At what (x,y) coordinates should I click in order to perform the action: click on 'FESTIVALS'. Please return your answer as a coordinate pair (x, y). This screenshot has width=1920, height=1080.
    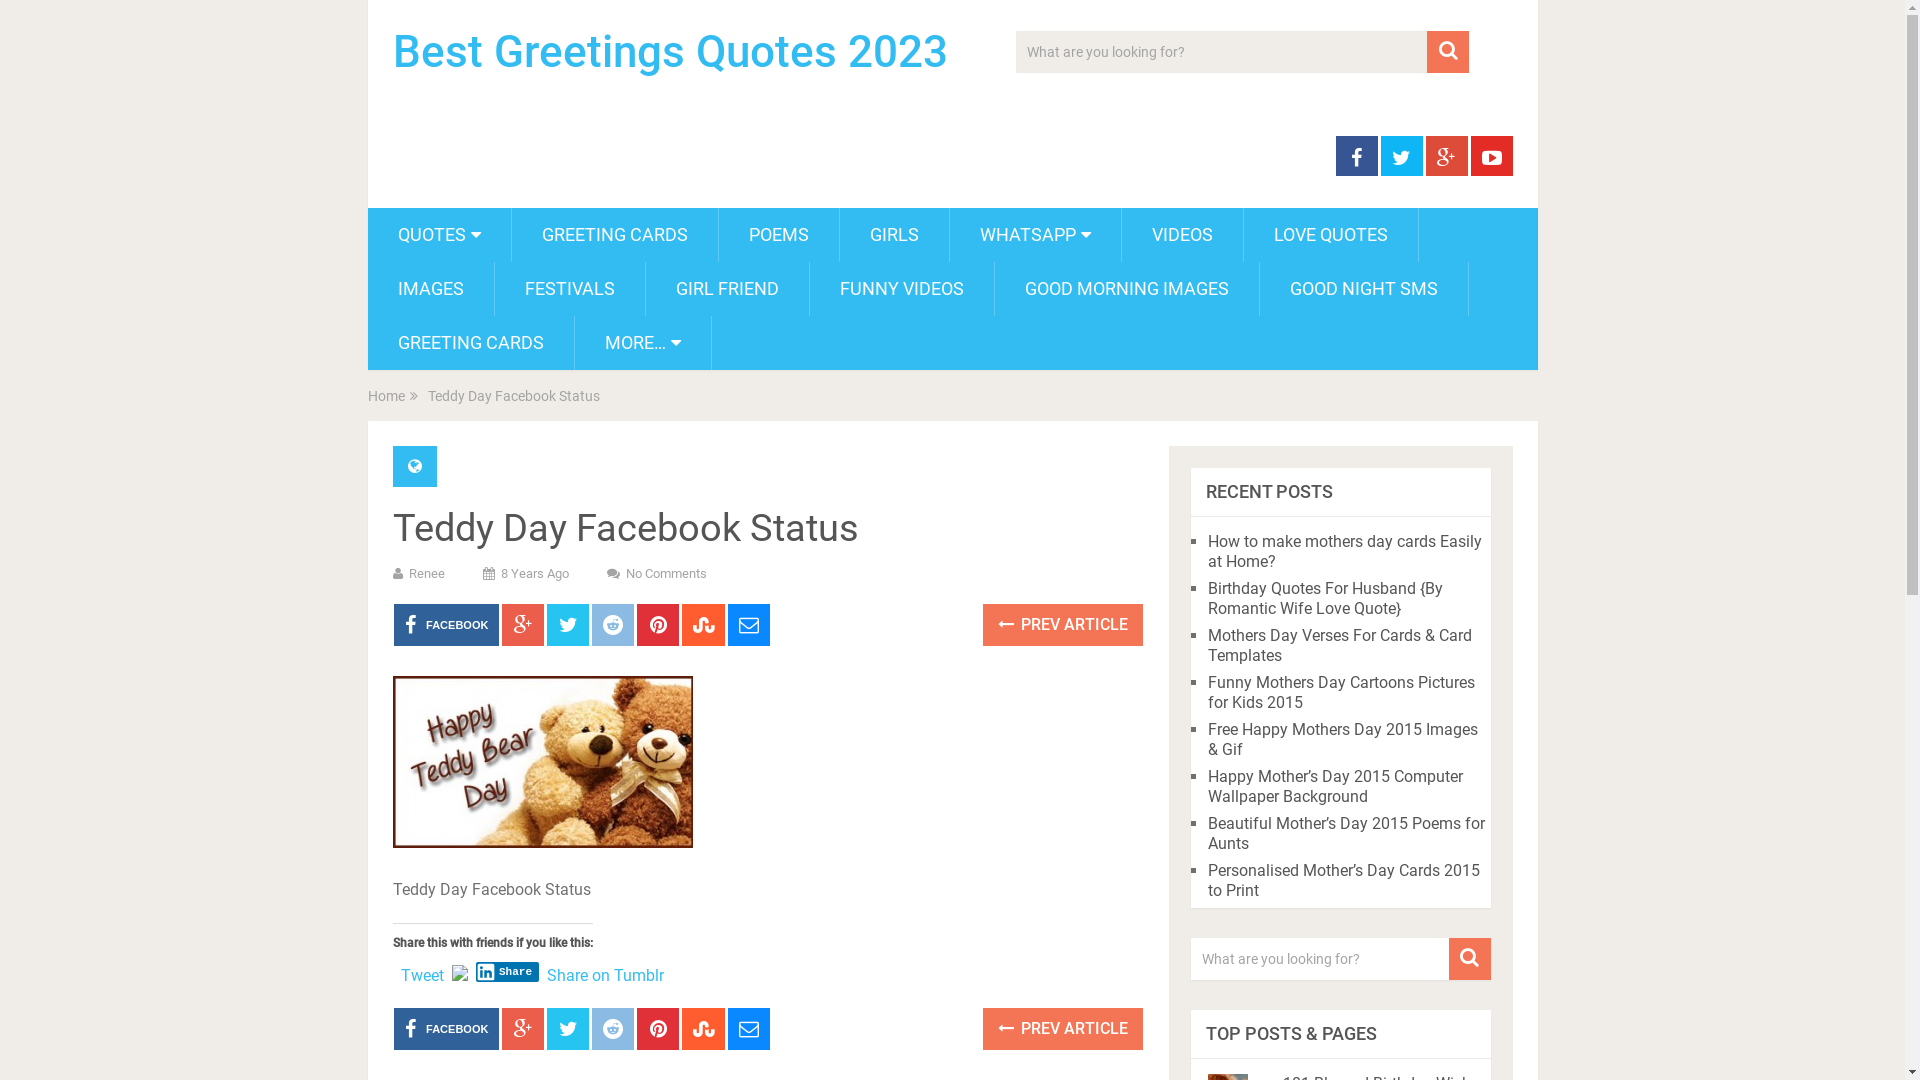
    Looking at the image, I should click on (568, 289).